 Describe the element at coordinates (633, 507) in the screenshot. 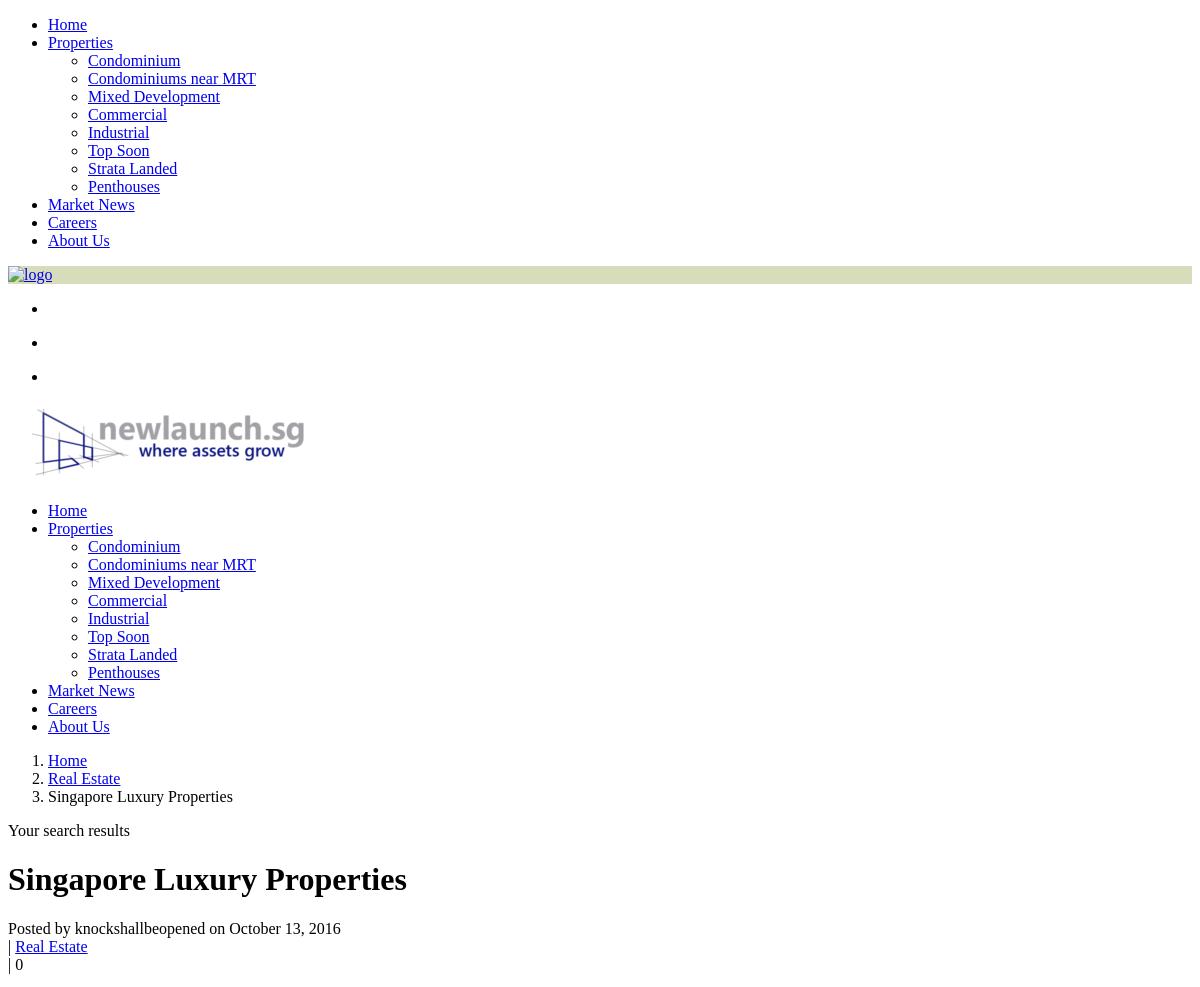

I see `'error:'` at that location.